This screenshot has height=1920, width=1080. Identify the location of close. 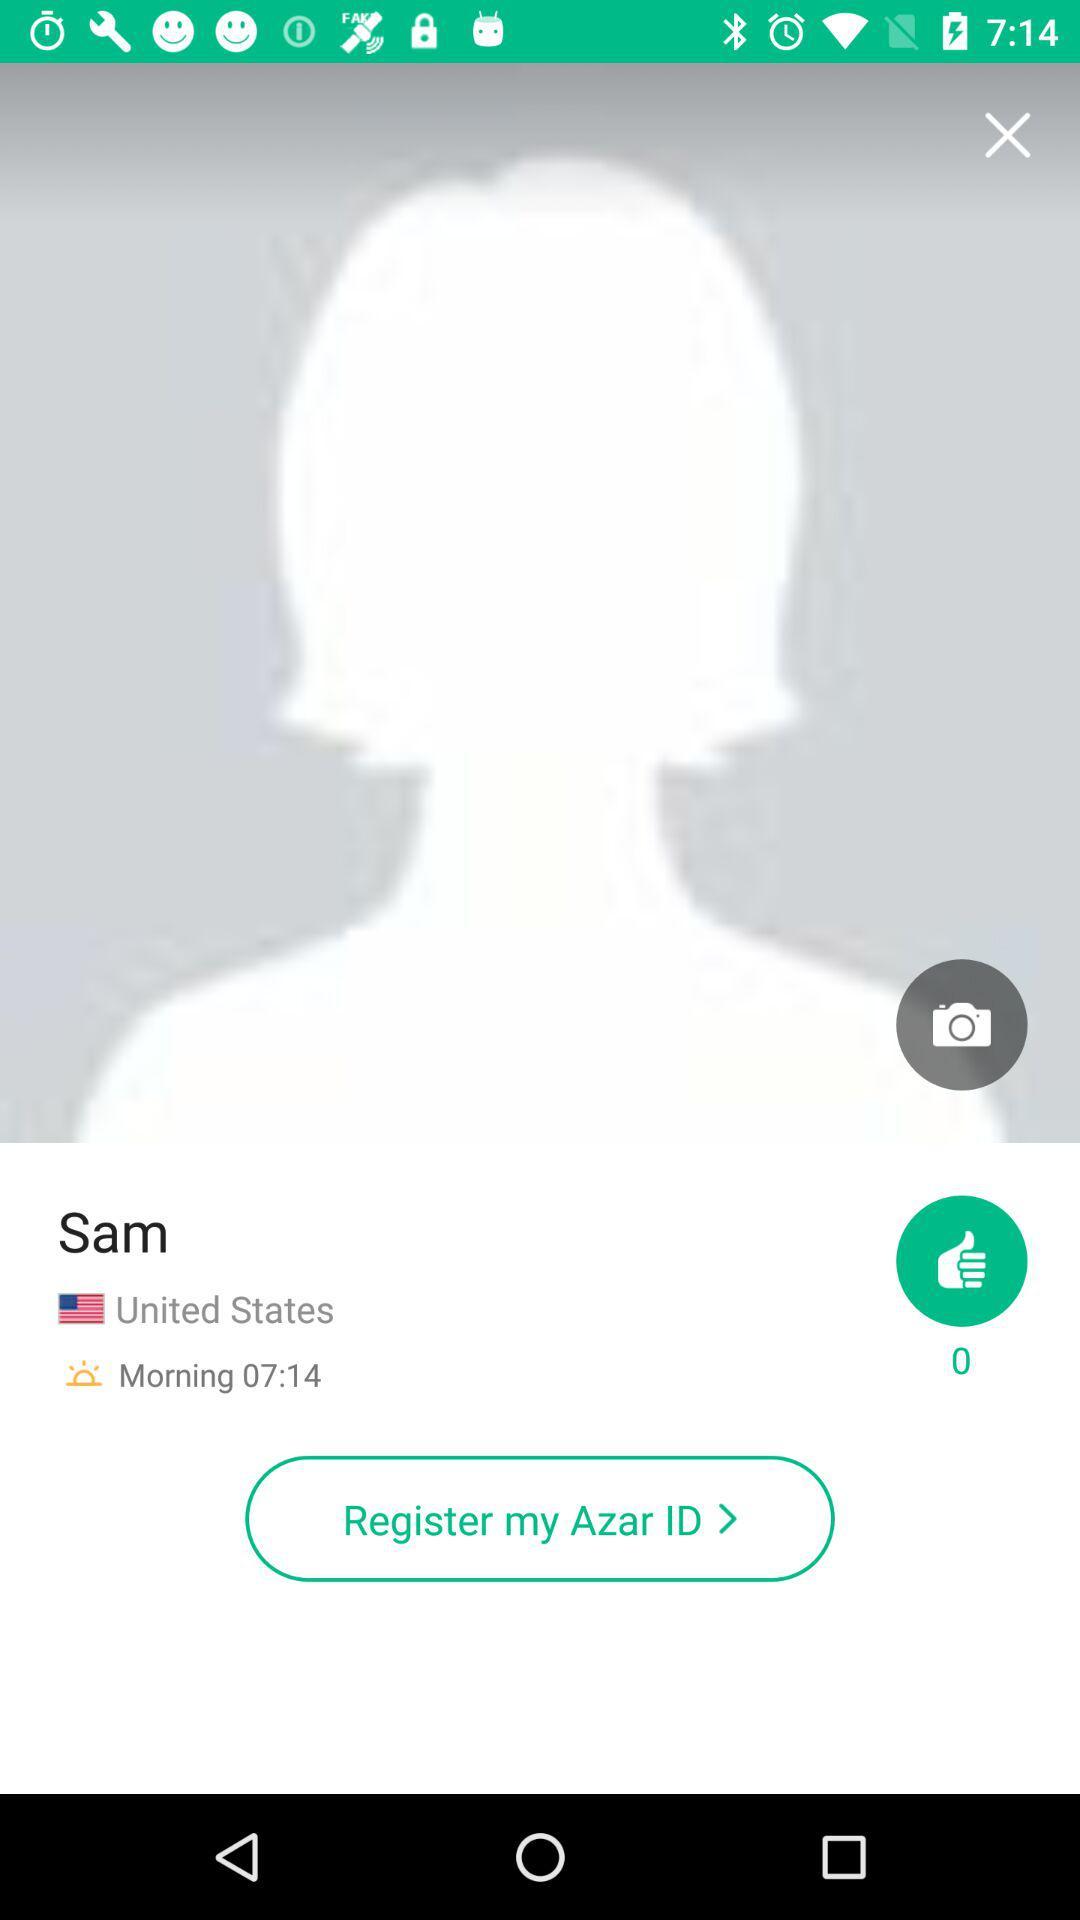
(1006, 135).